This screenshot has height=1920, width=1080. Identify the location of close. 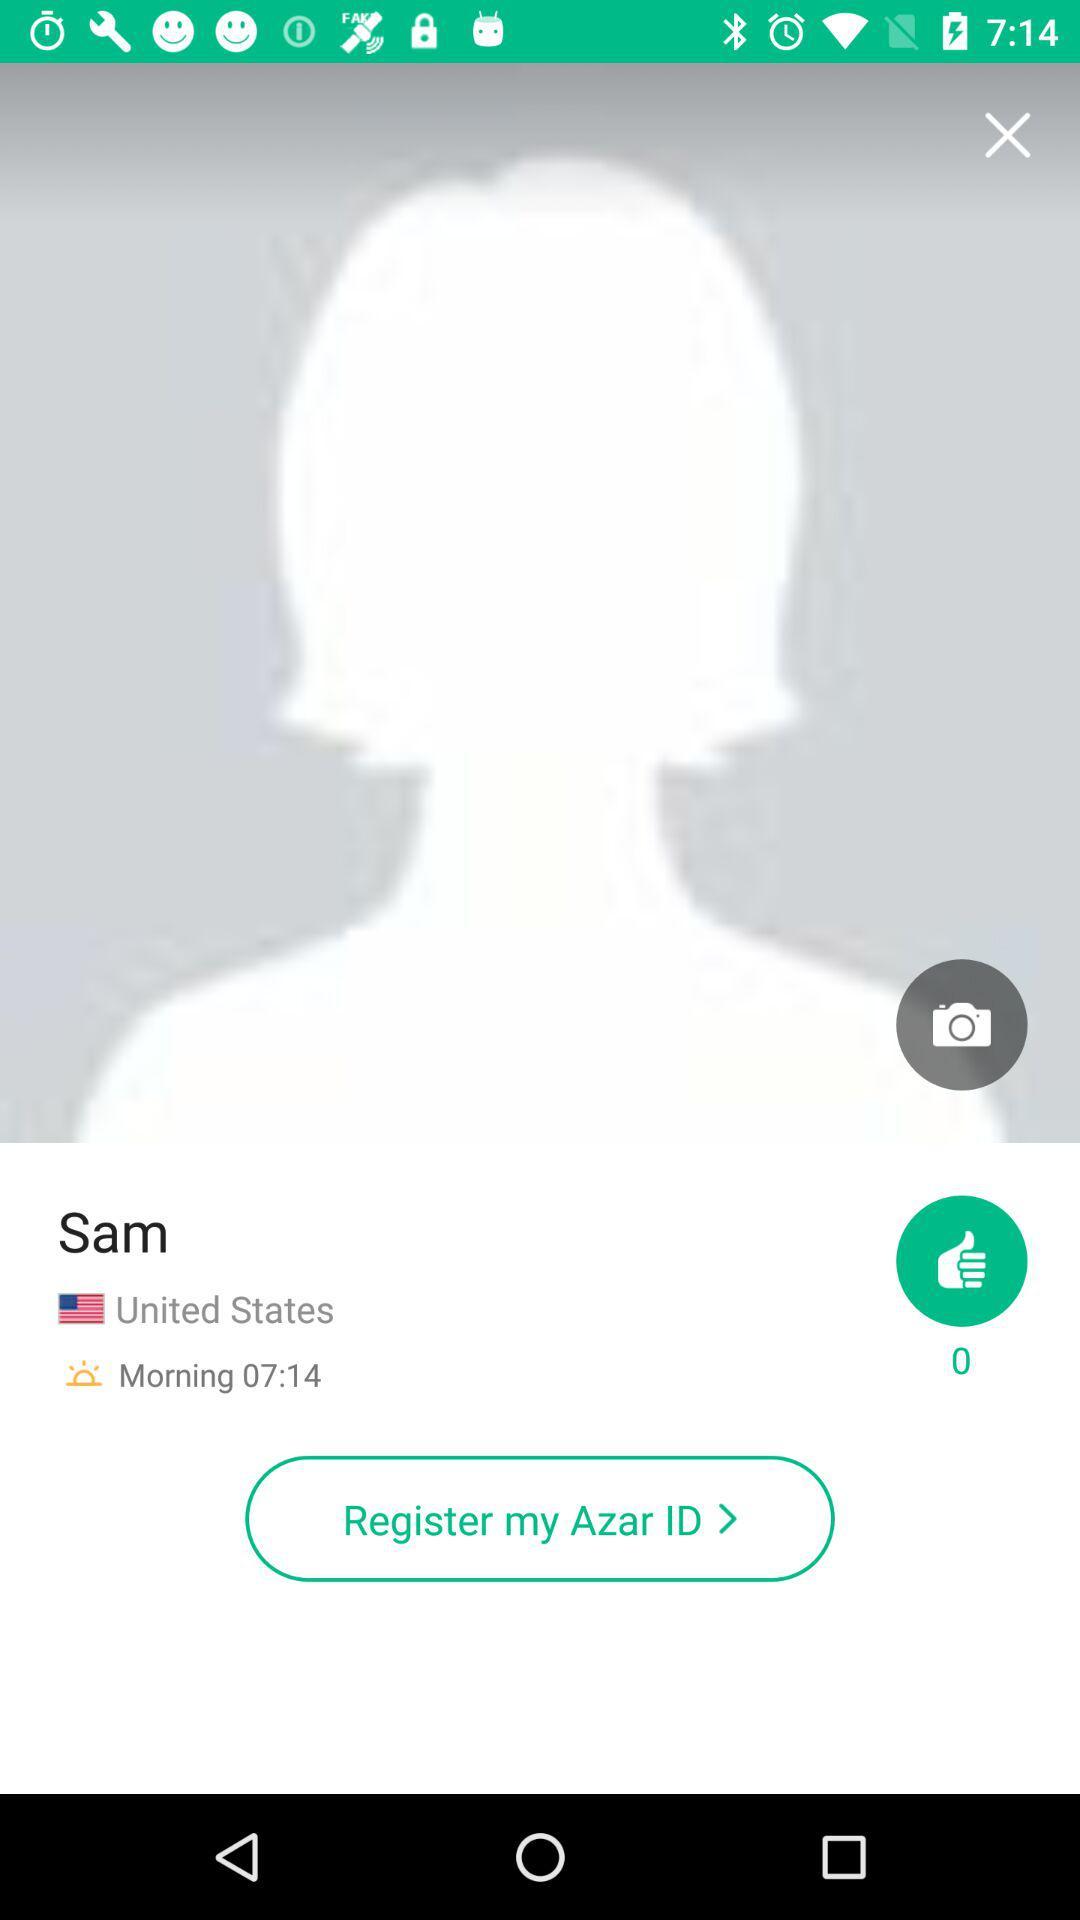
(1006, 135).